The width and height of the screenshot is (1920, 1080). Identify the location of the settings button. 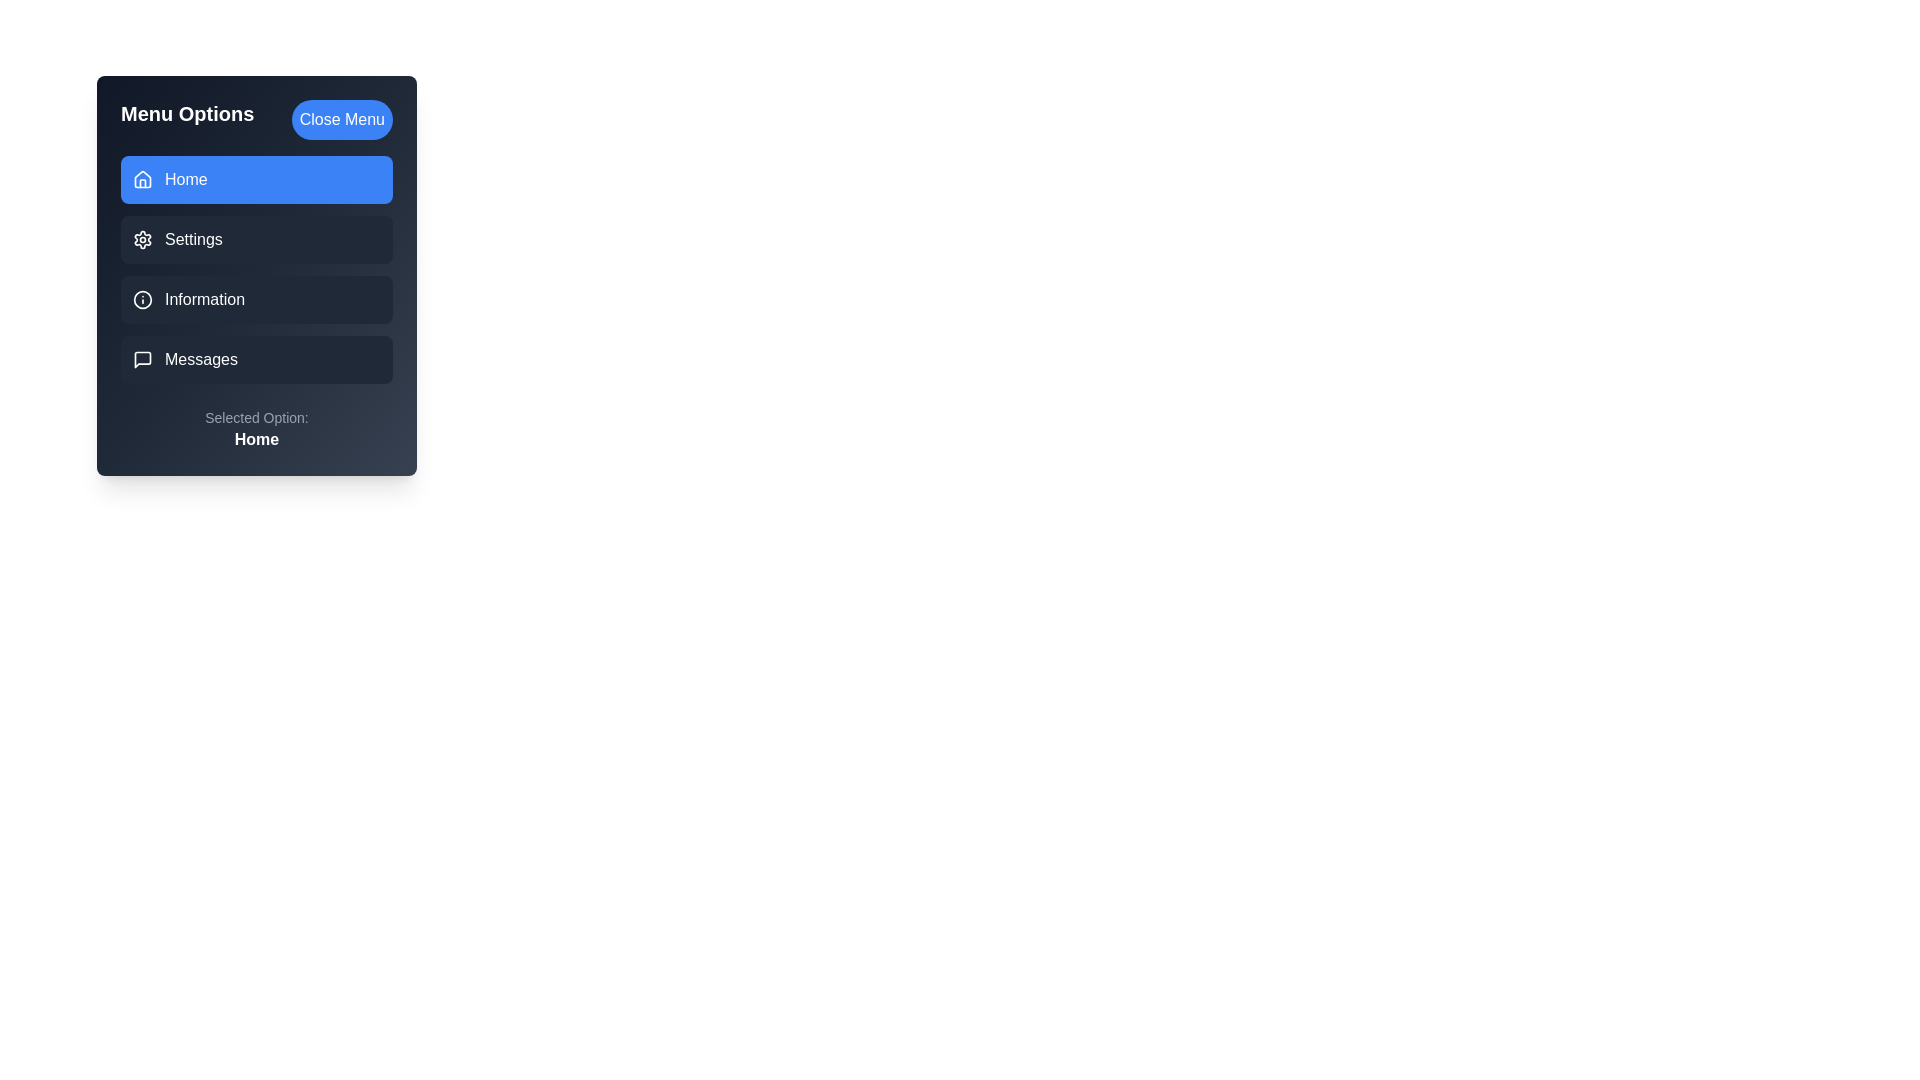
(256, 238).